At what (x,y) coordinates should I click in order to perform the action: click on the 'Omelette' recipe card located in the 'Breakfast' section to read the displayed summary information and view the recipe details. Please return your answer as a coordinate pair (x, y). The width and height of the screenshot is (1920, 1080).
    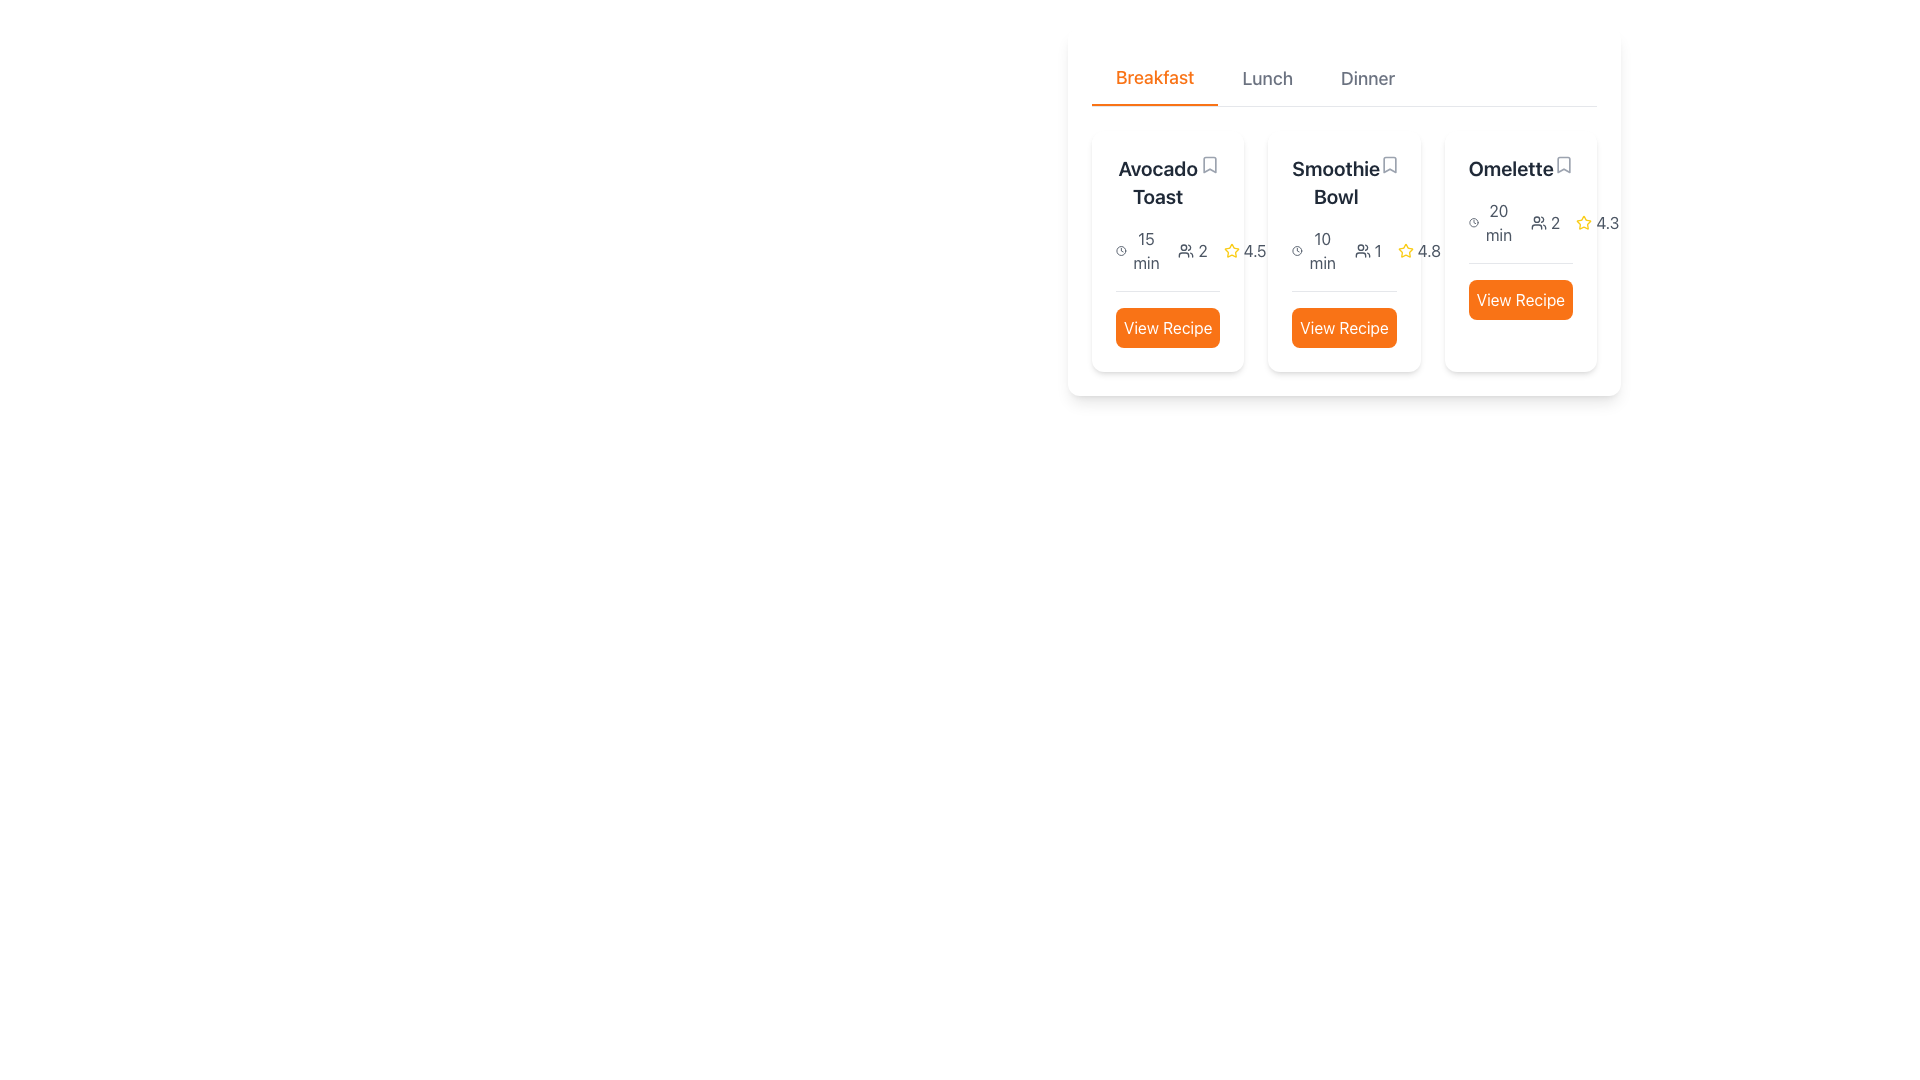
    Looking at the image, I should click on (1520, 236).